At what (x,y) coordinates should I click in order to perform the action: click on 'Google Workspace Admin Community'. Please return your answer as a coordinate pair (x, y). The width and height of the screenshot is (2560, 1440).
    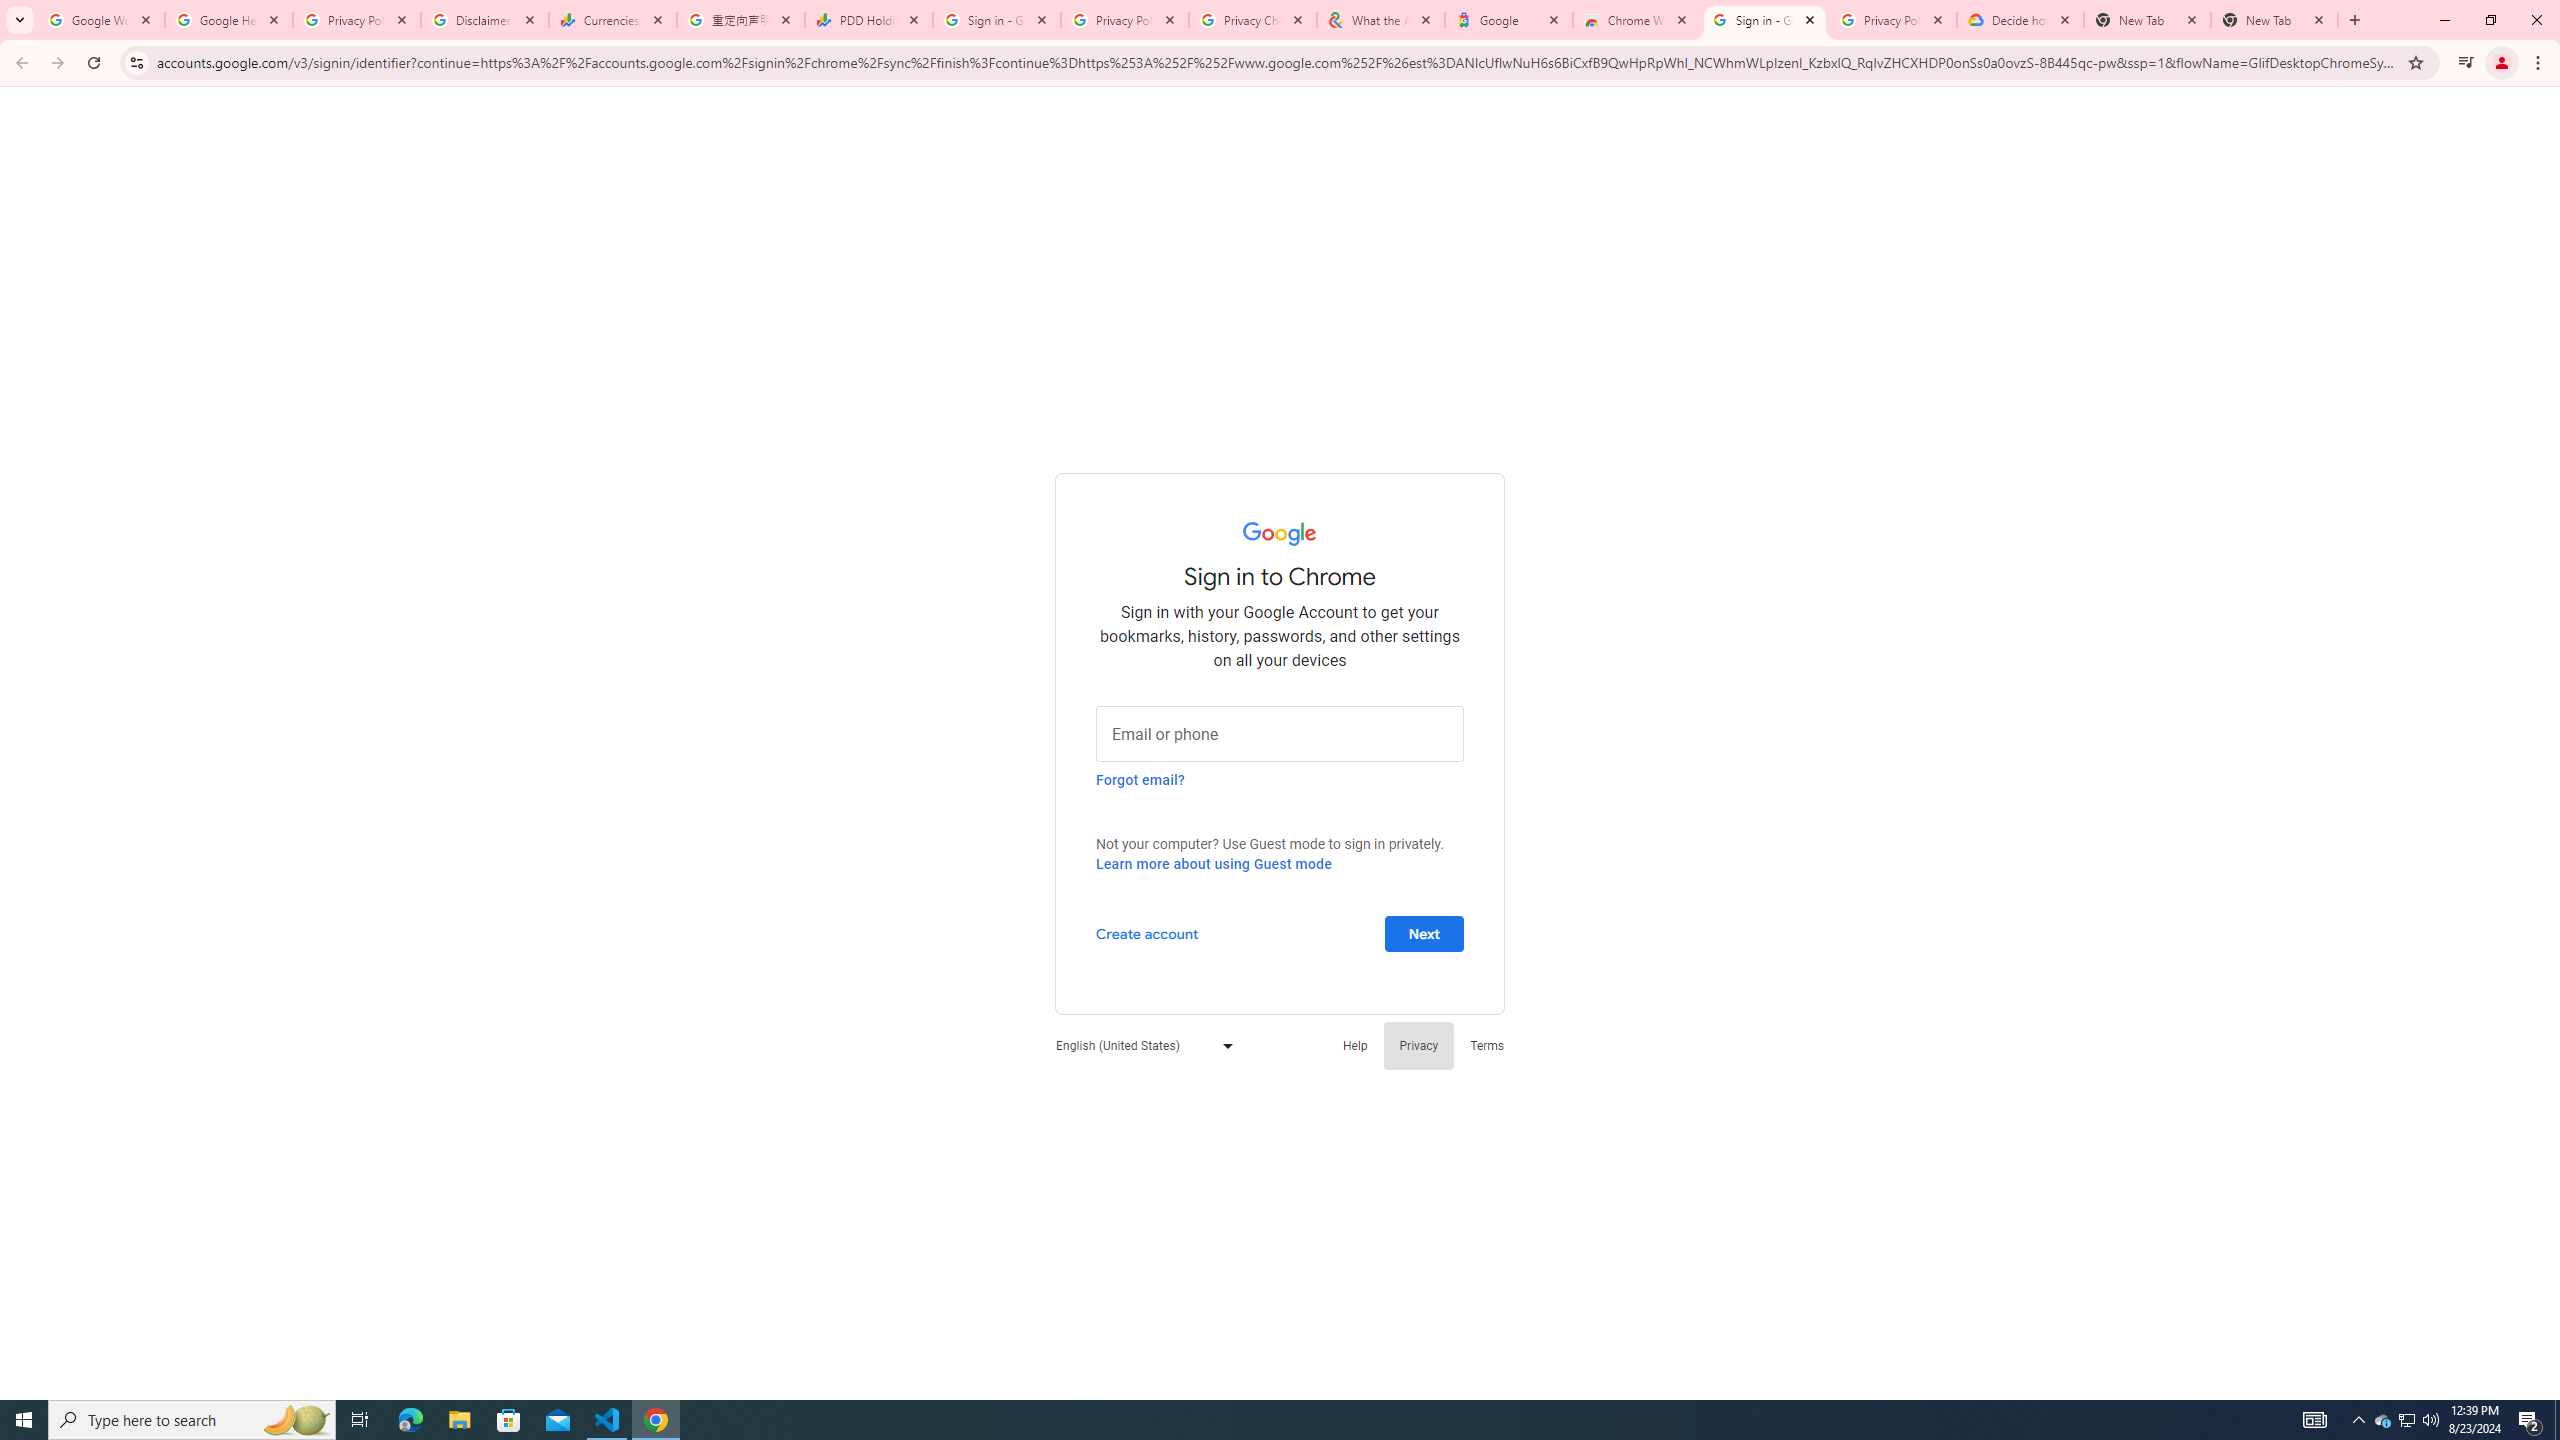
    Looking at the image, I should click on (101, 19).